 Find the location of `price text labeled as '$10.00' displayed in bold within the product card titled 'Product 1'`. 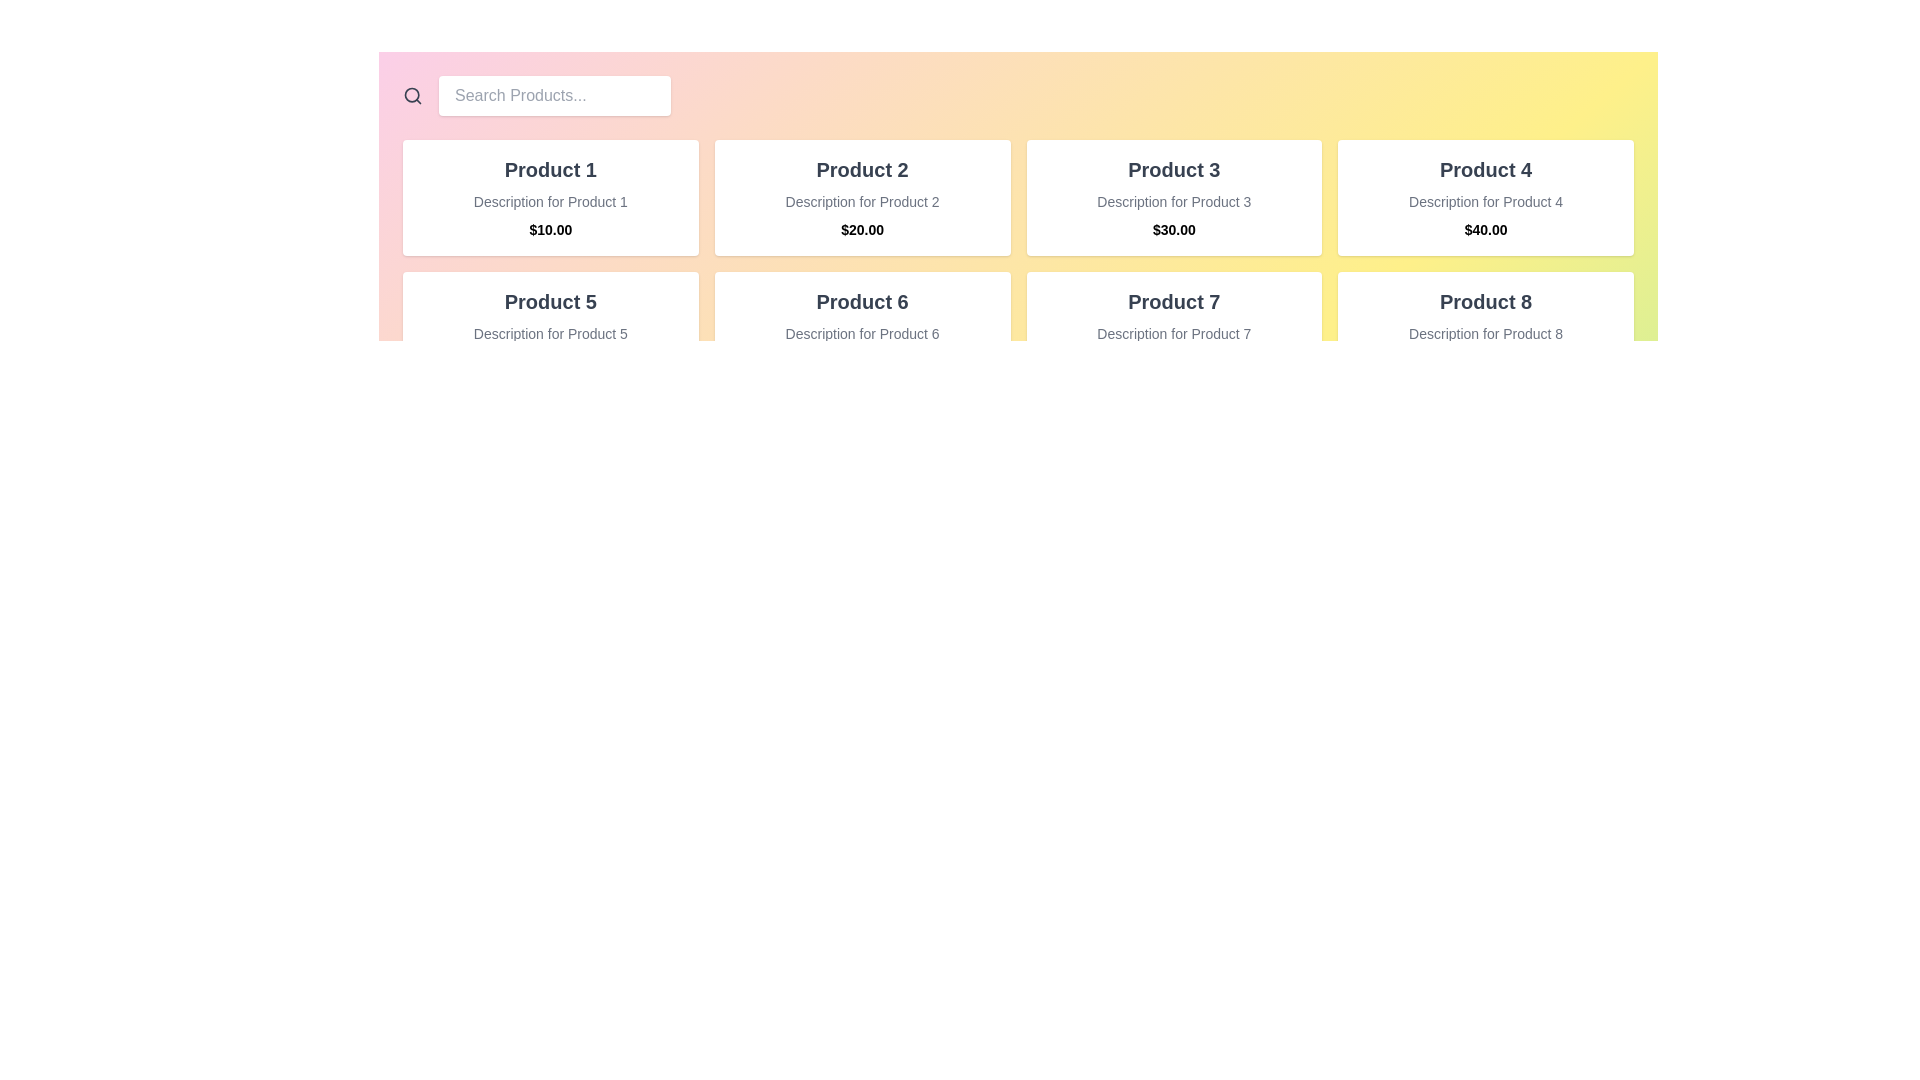

price text labeled as '$10.00' displayed in bold within the product card titled 'Product 1' is located at coordinates (550, 229).